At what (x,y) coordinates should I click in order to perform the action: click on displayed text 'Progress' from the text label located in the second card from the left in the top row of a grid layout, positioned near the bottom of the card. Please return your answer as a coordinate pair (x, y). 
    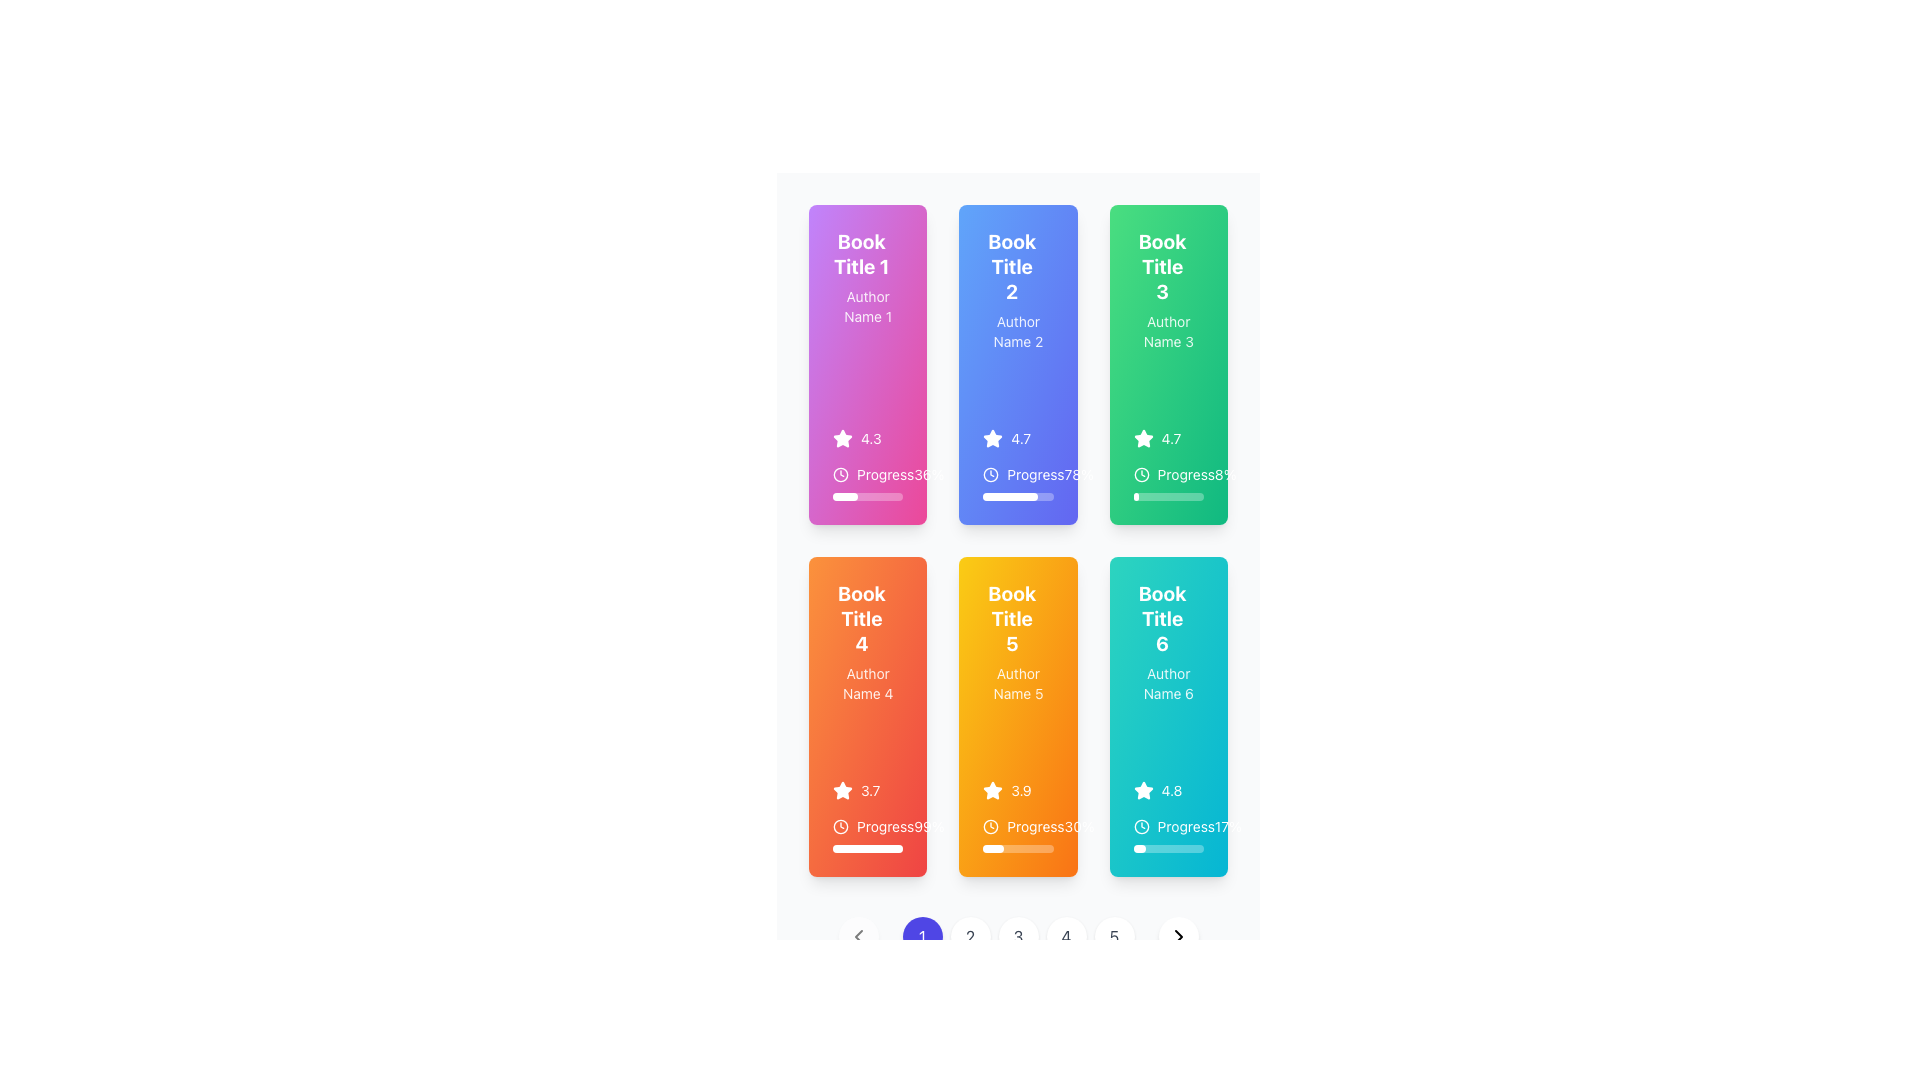
    Looking at the image, I should click on (1023, 474).